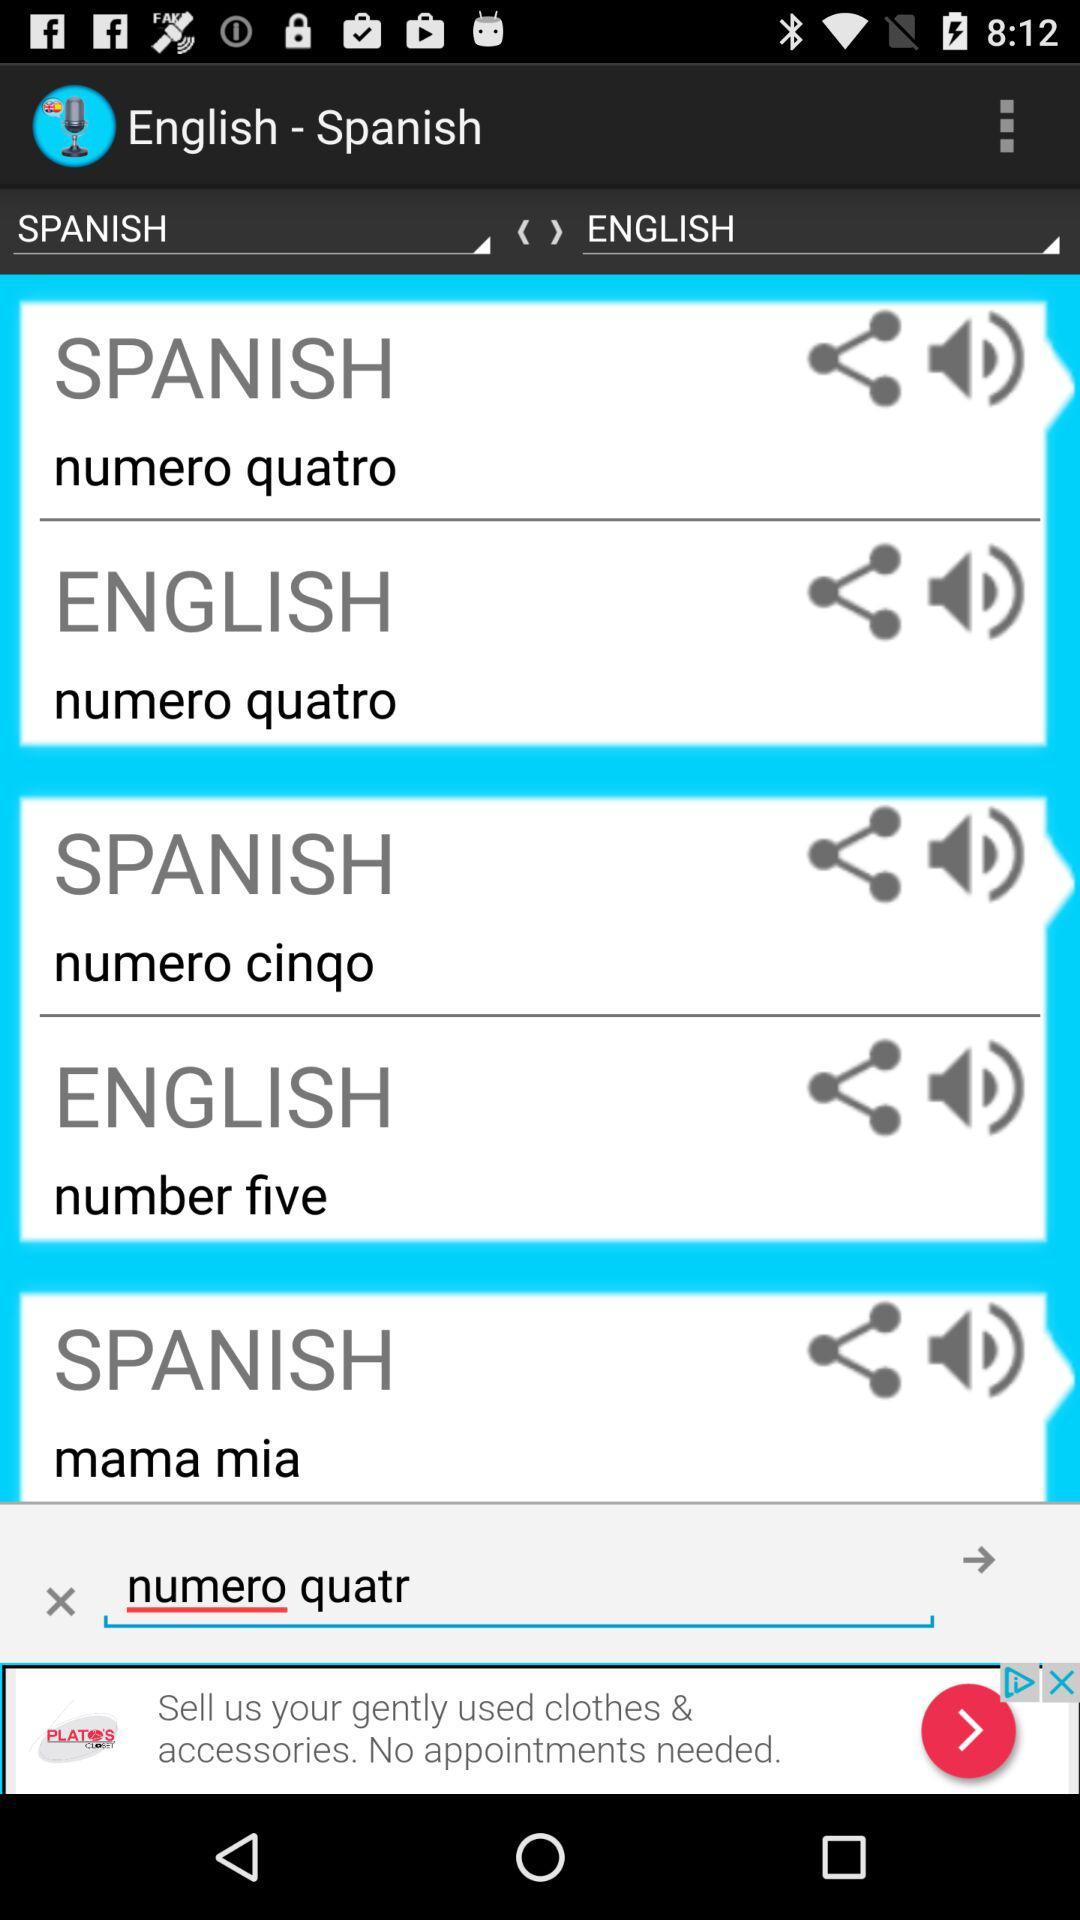 The image size is (1080, 1920). What do you see at coordinates (853, 1086) in the screenshot?
I see `to share` at bounding box center [853, 1086].